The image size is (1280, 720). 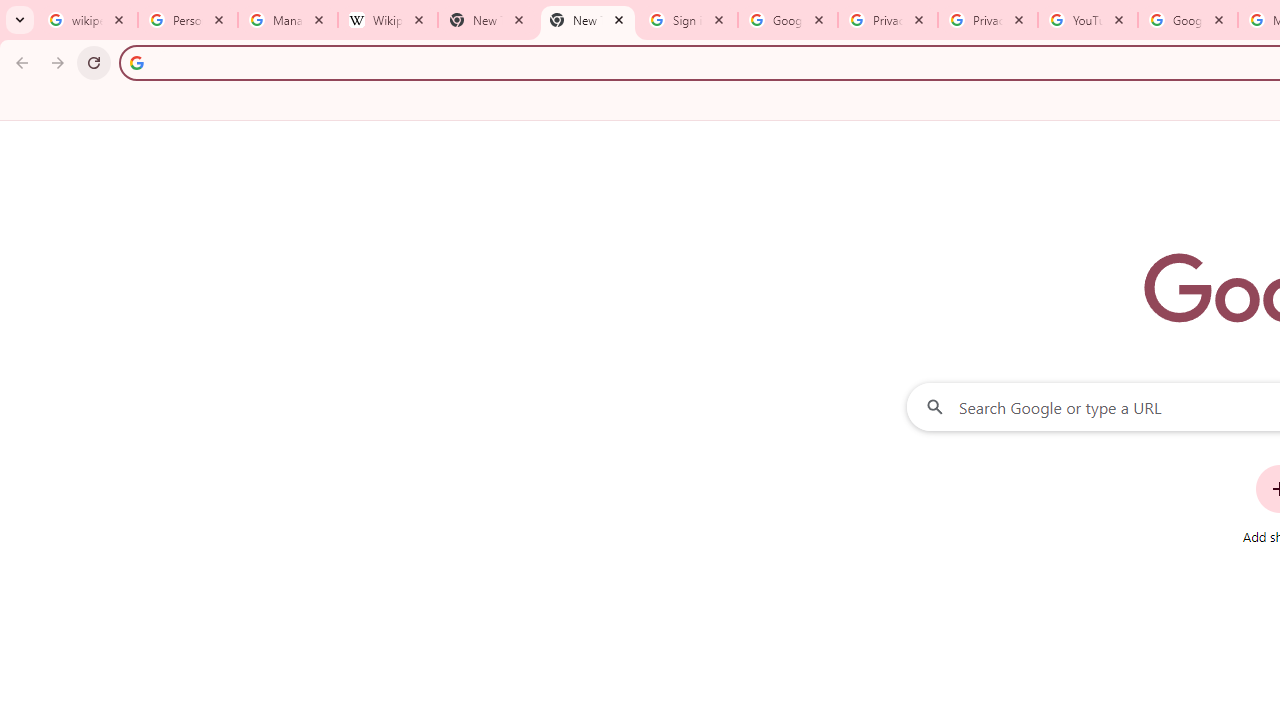 What do you see at coordinates (287, 20) in the screenshot?
I see `'Manage your Location History - Google Search Help'` at bounding box center [287, 20].